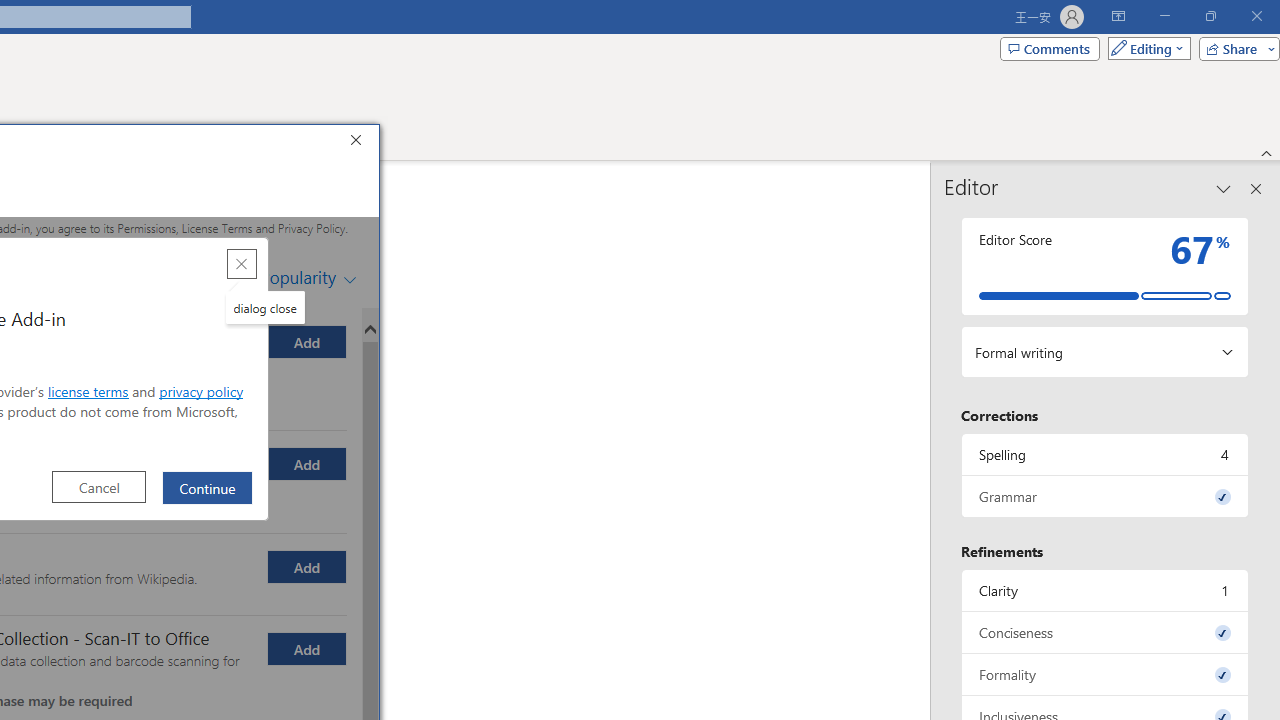  Describe the element at coordinates (1144, 47) in the screenshot. I see `'Editing'` at that location.